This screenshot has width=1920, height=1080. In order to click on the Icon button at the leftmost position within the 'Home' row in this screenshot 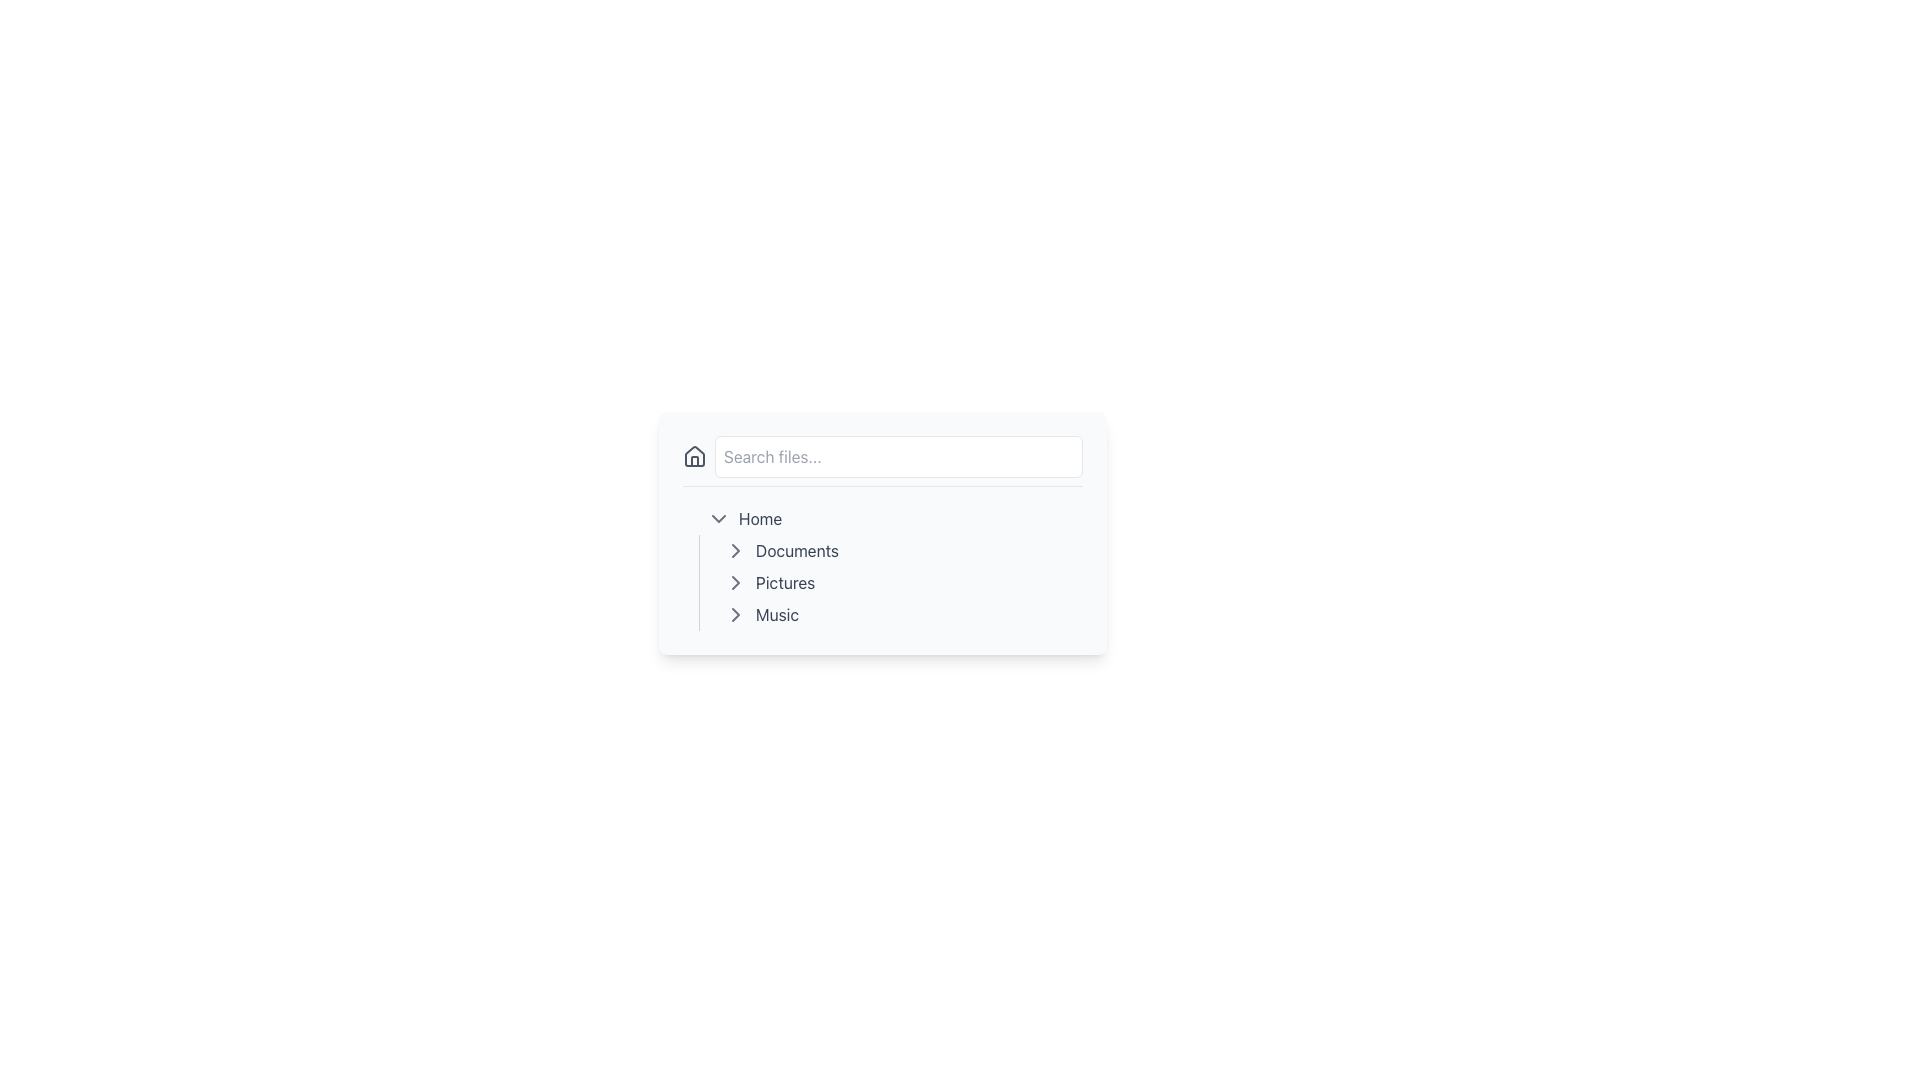, I will do `click(719, 518)`.